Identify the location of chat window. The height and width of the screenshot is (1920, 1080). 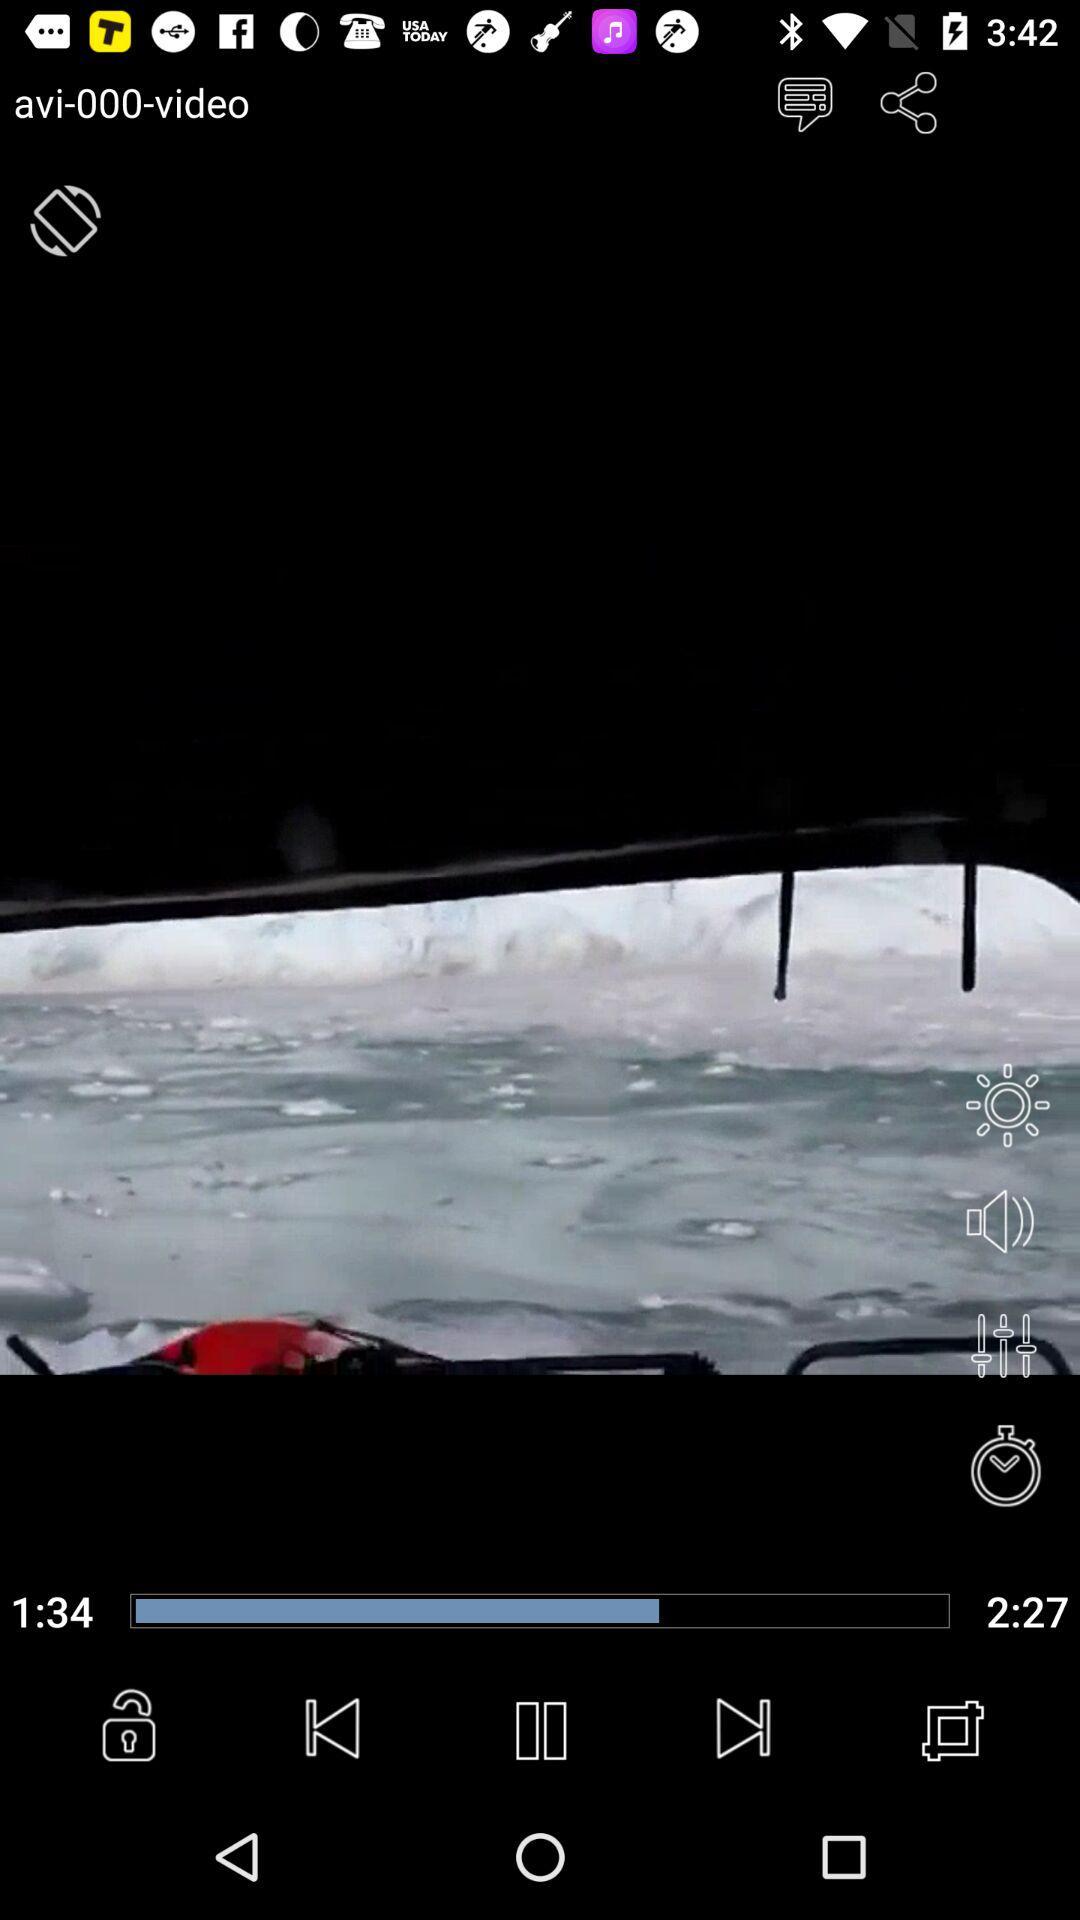
(803, 101).